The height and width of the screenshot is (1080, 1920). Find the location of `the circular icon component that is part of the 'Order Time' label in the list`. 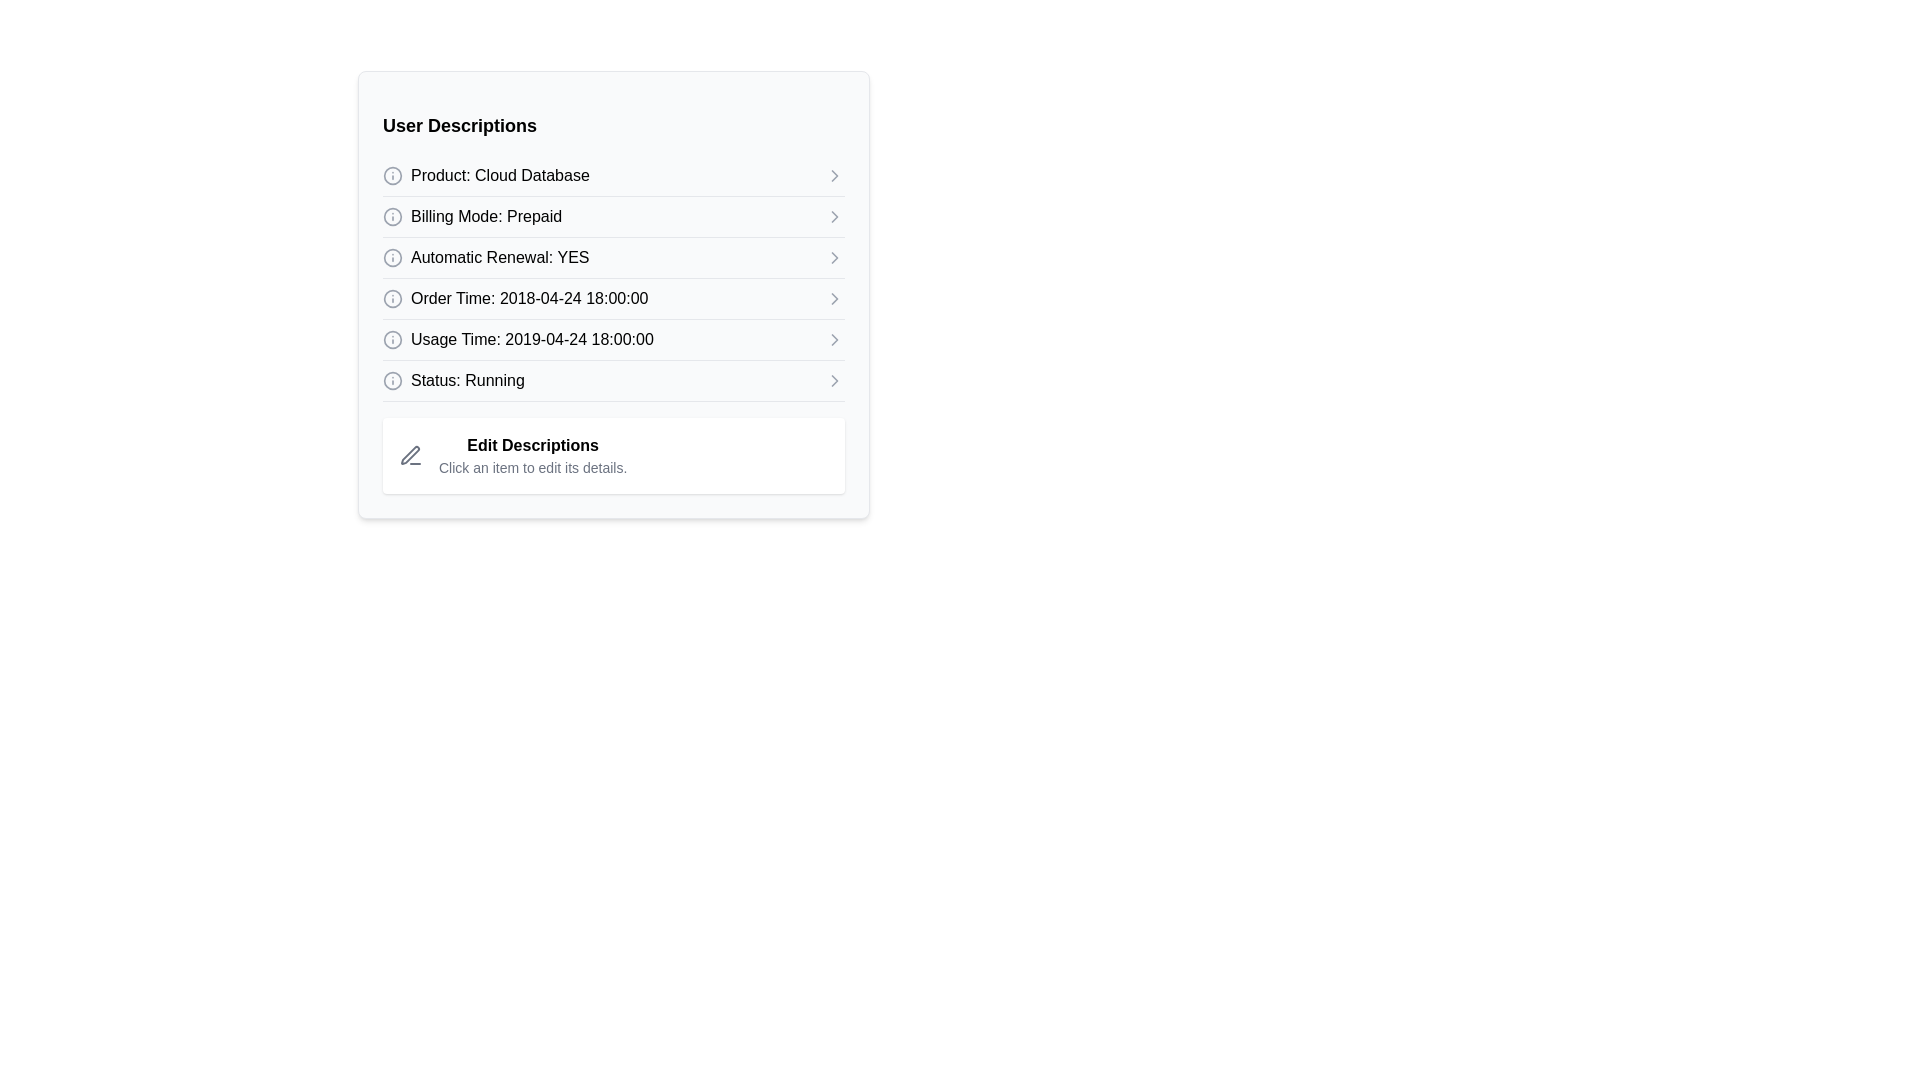

the circular icon component that is part of the 'Order Time' label in the list is located at coordinates (393, 299).